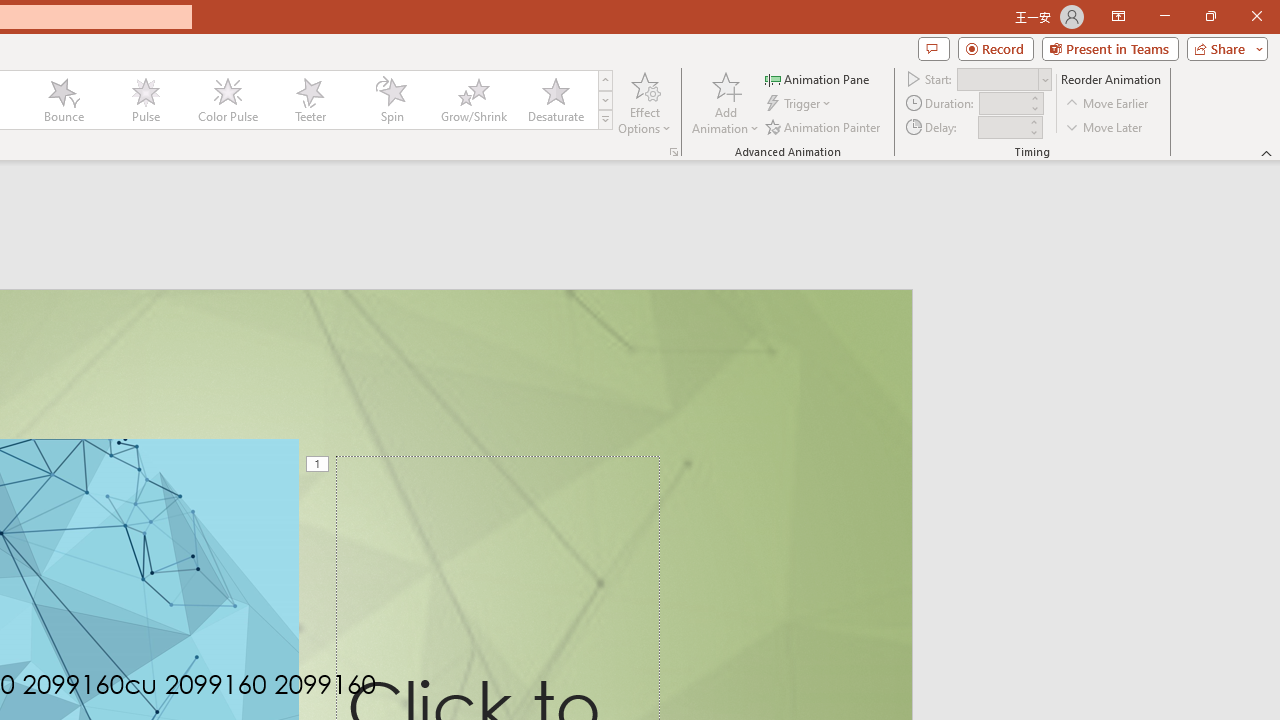 The image size is (1280, 720). Describe the element at coordinates (64, 100) in the screenshot. I see `'Bounce'` at that location.